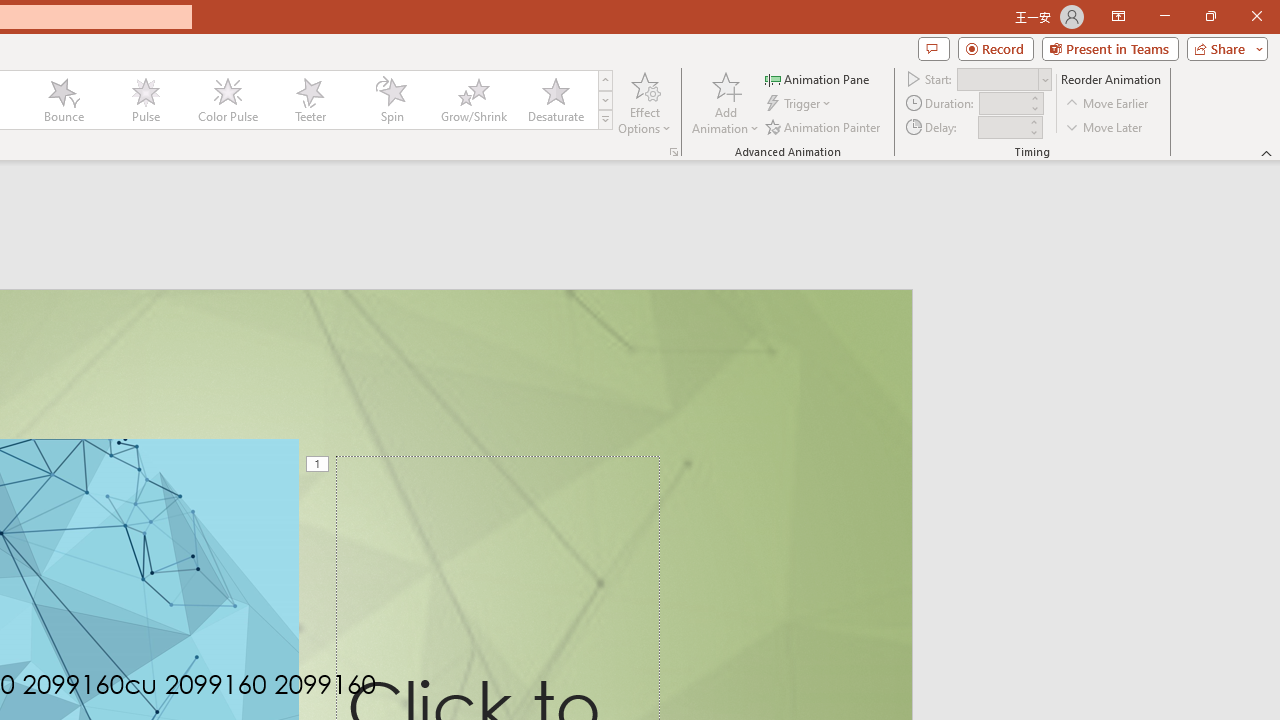 The image size is (1280, 720). Describe the element at coordinates (64, 100) in the screenshot. I see `'Bounce'` at that location.